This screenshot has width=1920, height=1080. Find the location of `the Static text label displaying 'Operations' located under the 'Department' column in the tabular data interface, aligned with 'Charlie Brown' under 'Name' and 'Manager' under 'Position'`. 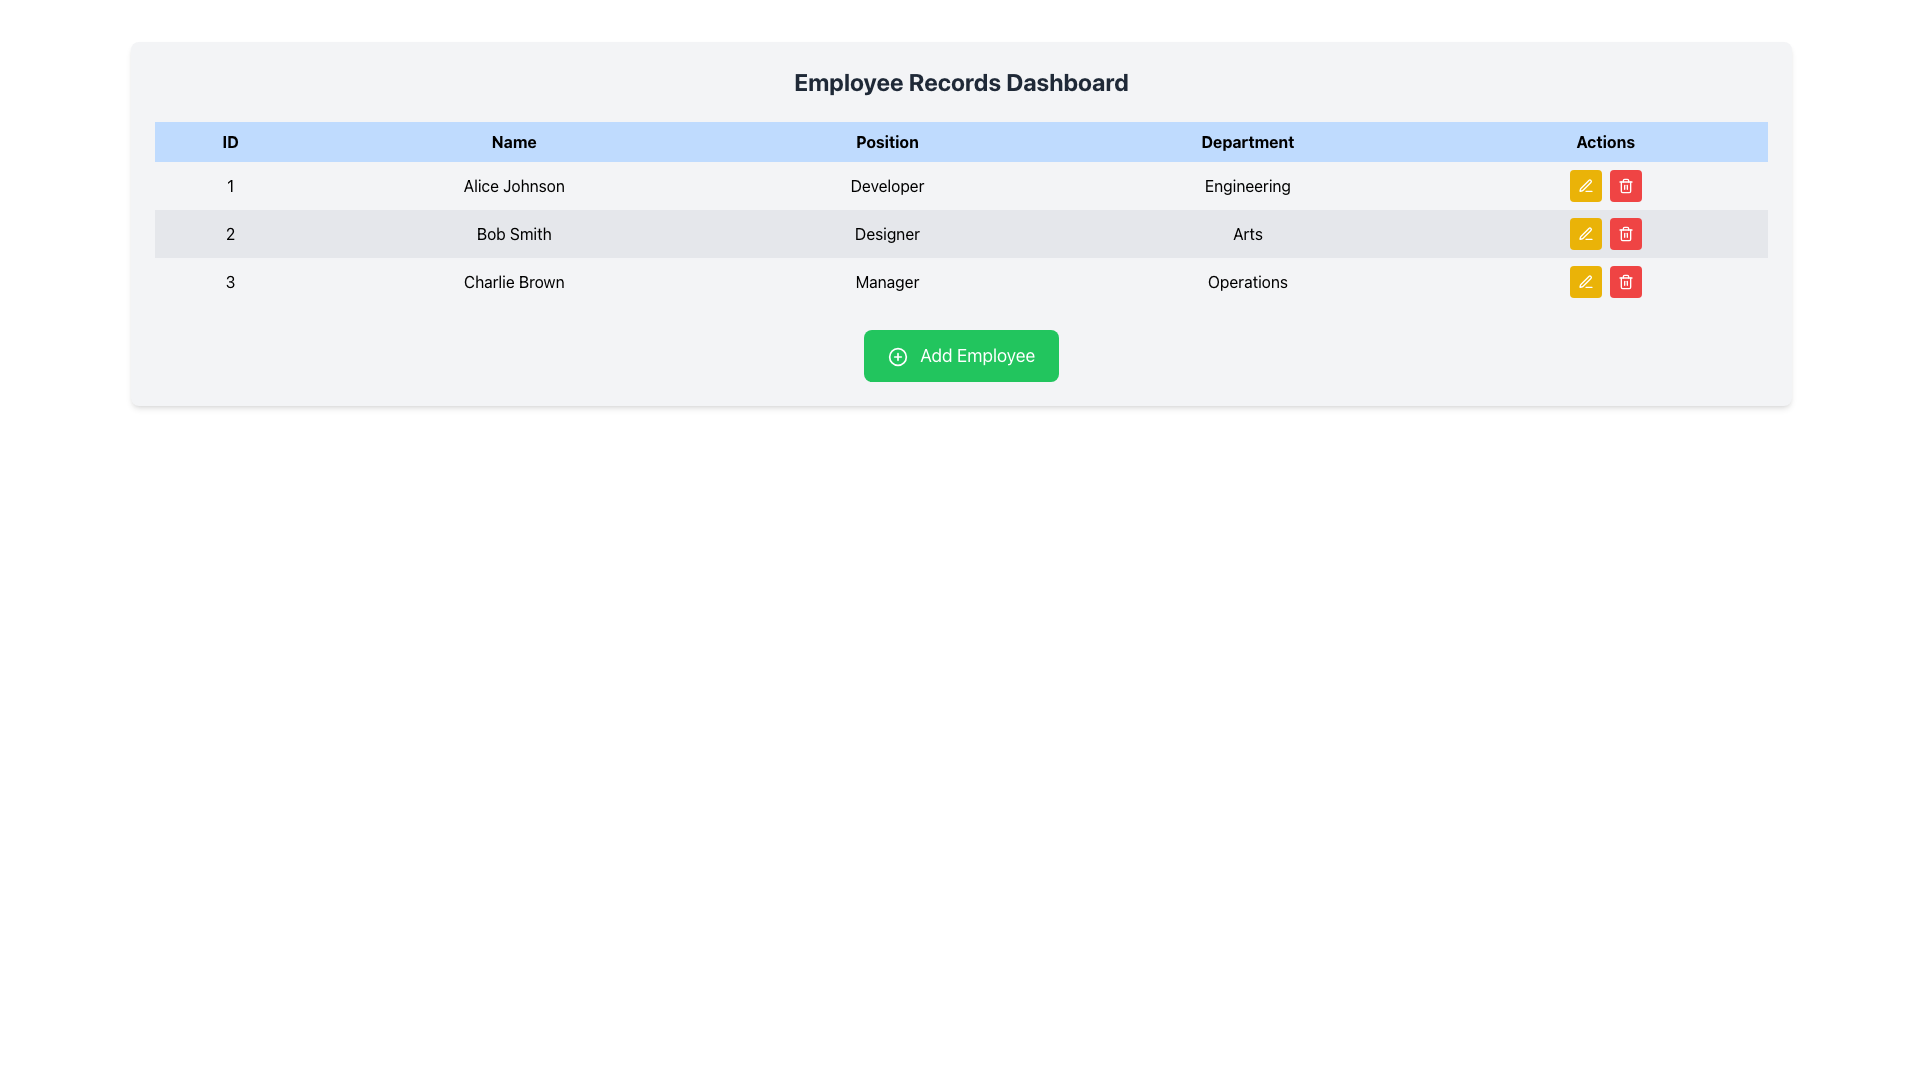

the Static text label displaying 'Operations' located under the 'Department' column in the tabular data interface, aligned with 'Charlie Brown' under 'Name' and 'Manager' under 'Position' is located at coordinates (1247, 281).